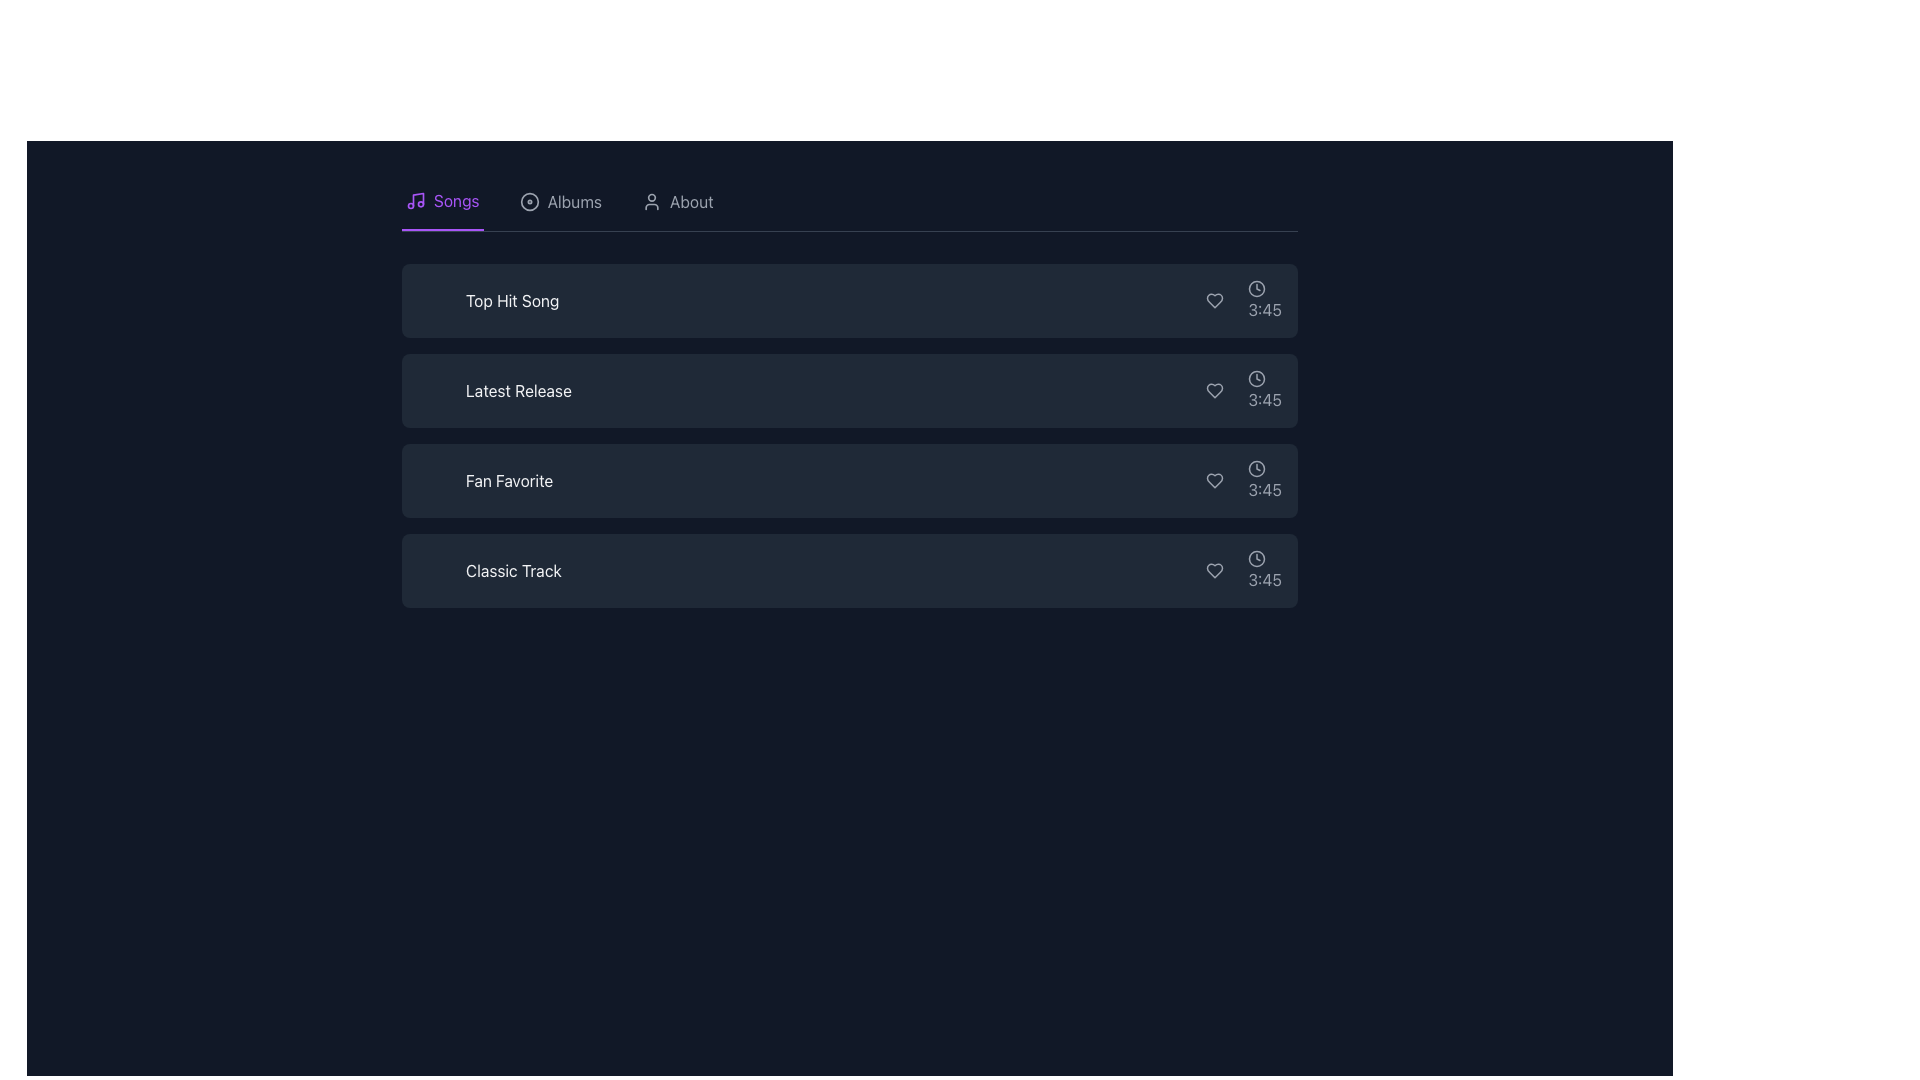  What do you see at coordinates (433, 481) in the screenshot?
I see `the small triangular play button icon, which is white and located within the dark rectangular background of the 'Fan Favorite' list item, to the left of the text label` at bounding box center [433, 481].